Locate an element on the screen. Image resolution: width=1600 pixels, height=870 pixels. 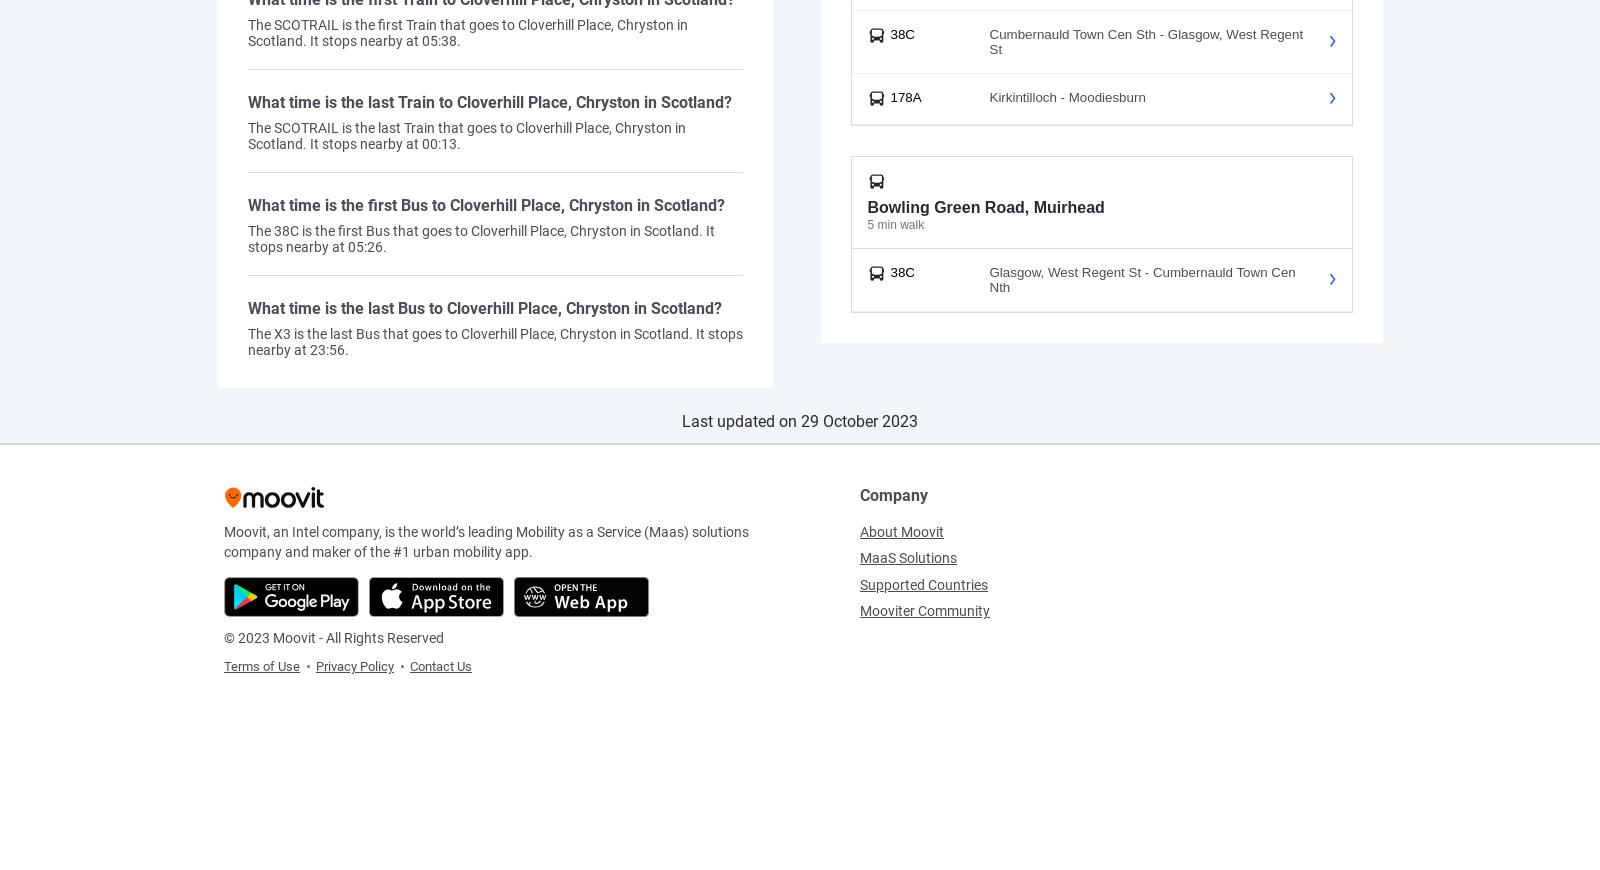
'5 min walk' is located at coordinates (894, 224).